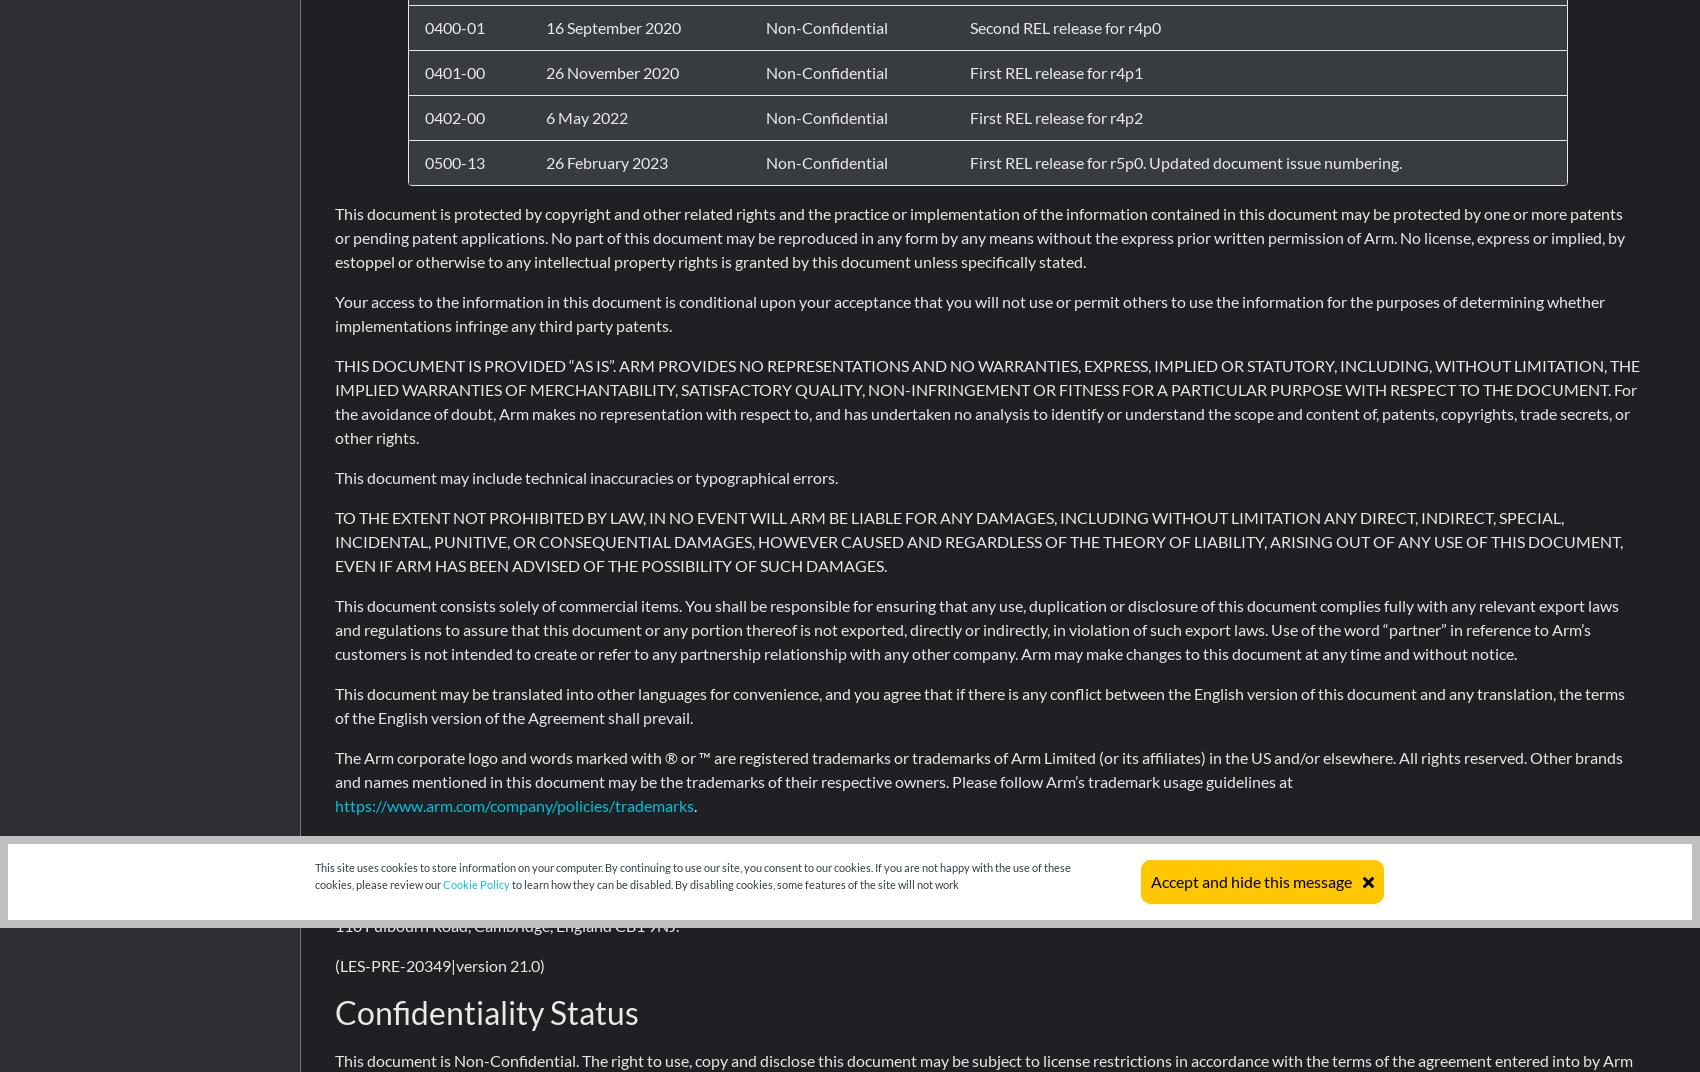  What do you see at coordinates (422, 161) in the screenshot?
I see `'0500-13'` at bounding box center [422, 161].